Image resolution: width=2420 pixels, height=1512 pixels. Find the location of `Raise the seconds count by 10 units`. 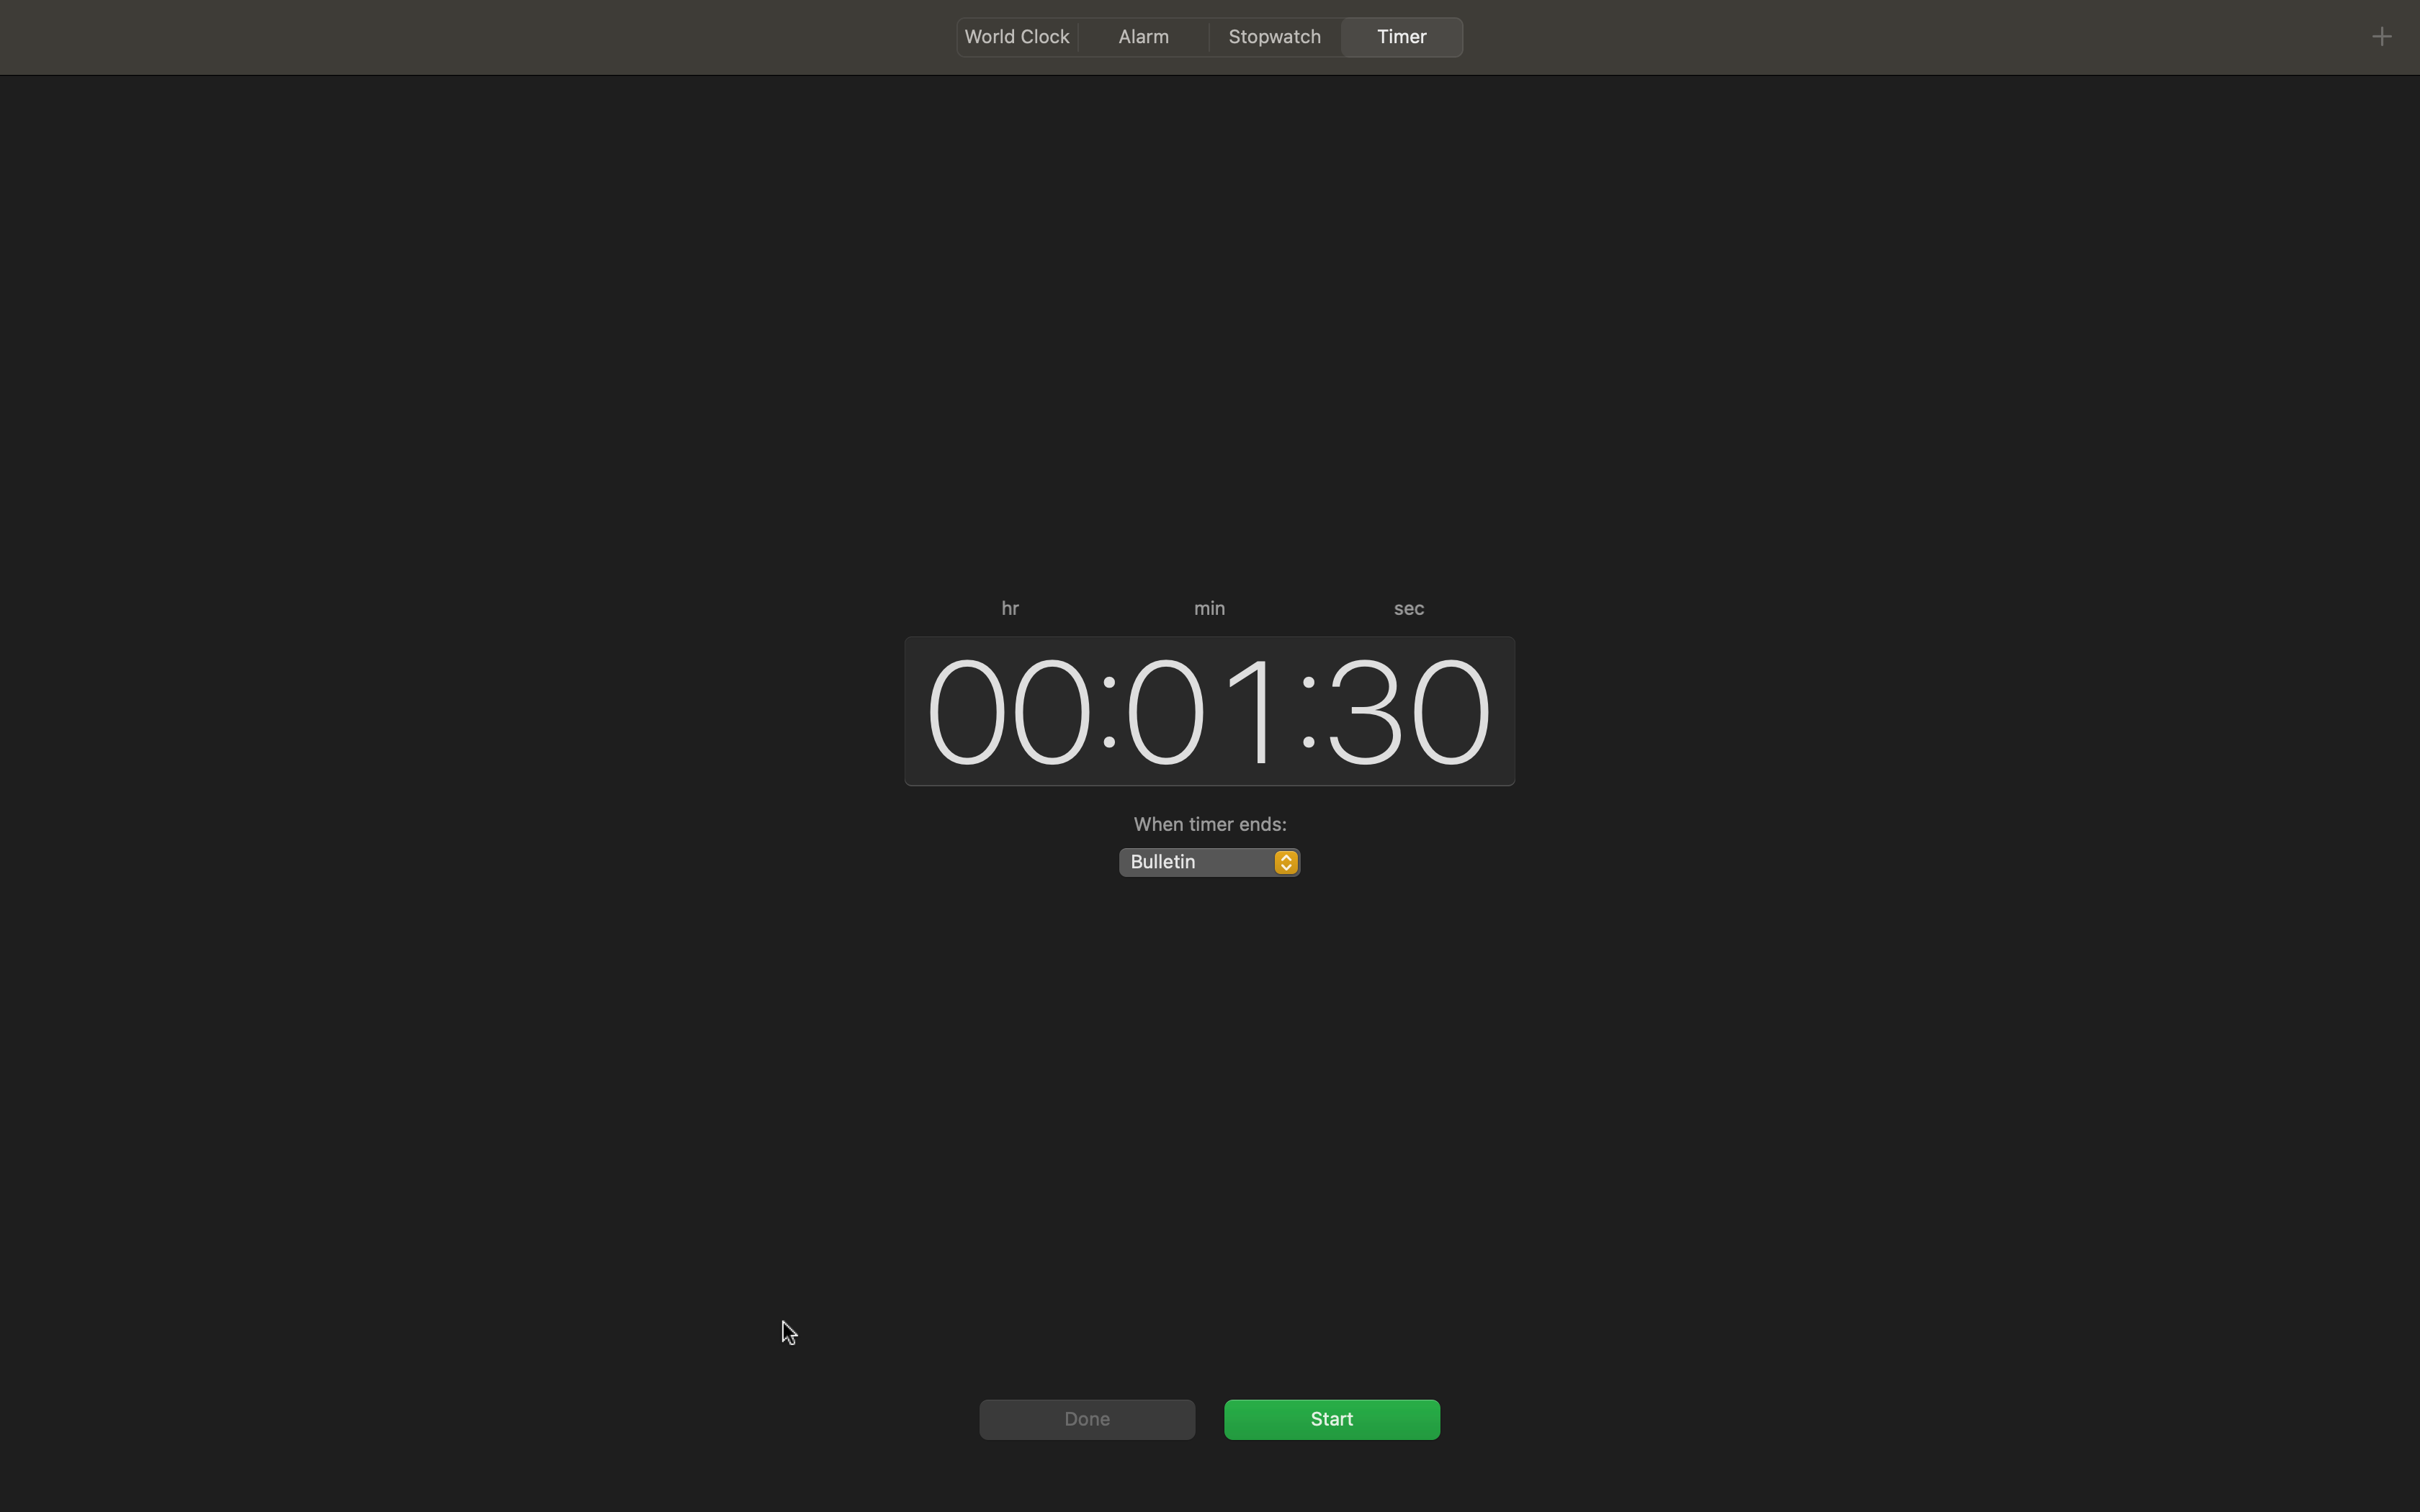

Raise the seconds count by 10 units is located at coordinates (1411, 705).